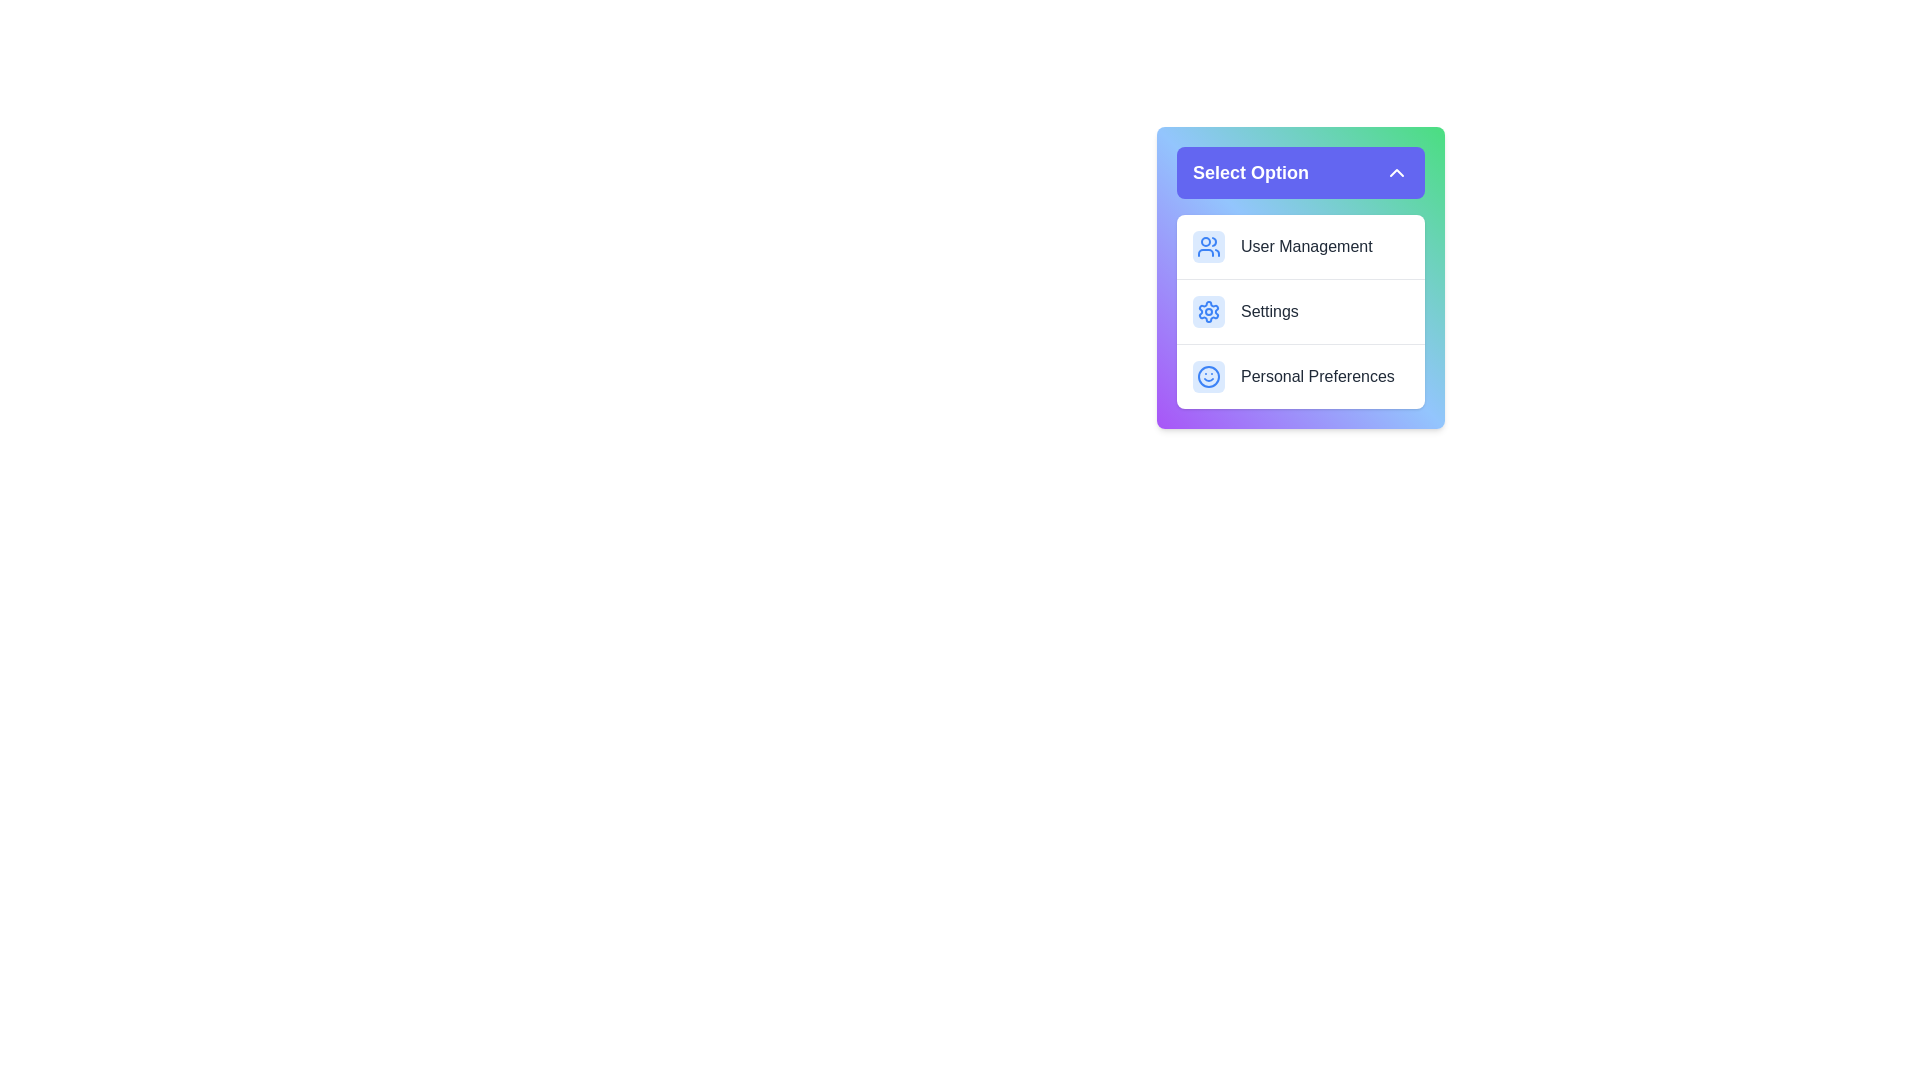 This screenshot has width=1920, height=1080. Describe the element at coordinates (1208, 377) in the screenshot. I see `the 'Personal Preferences' icon within the dropdown menu, which visually represents the section` at that location.